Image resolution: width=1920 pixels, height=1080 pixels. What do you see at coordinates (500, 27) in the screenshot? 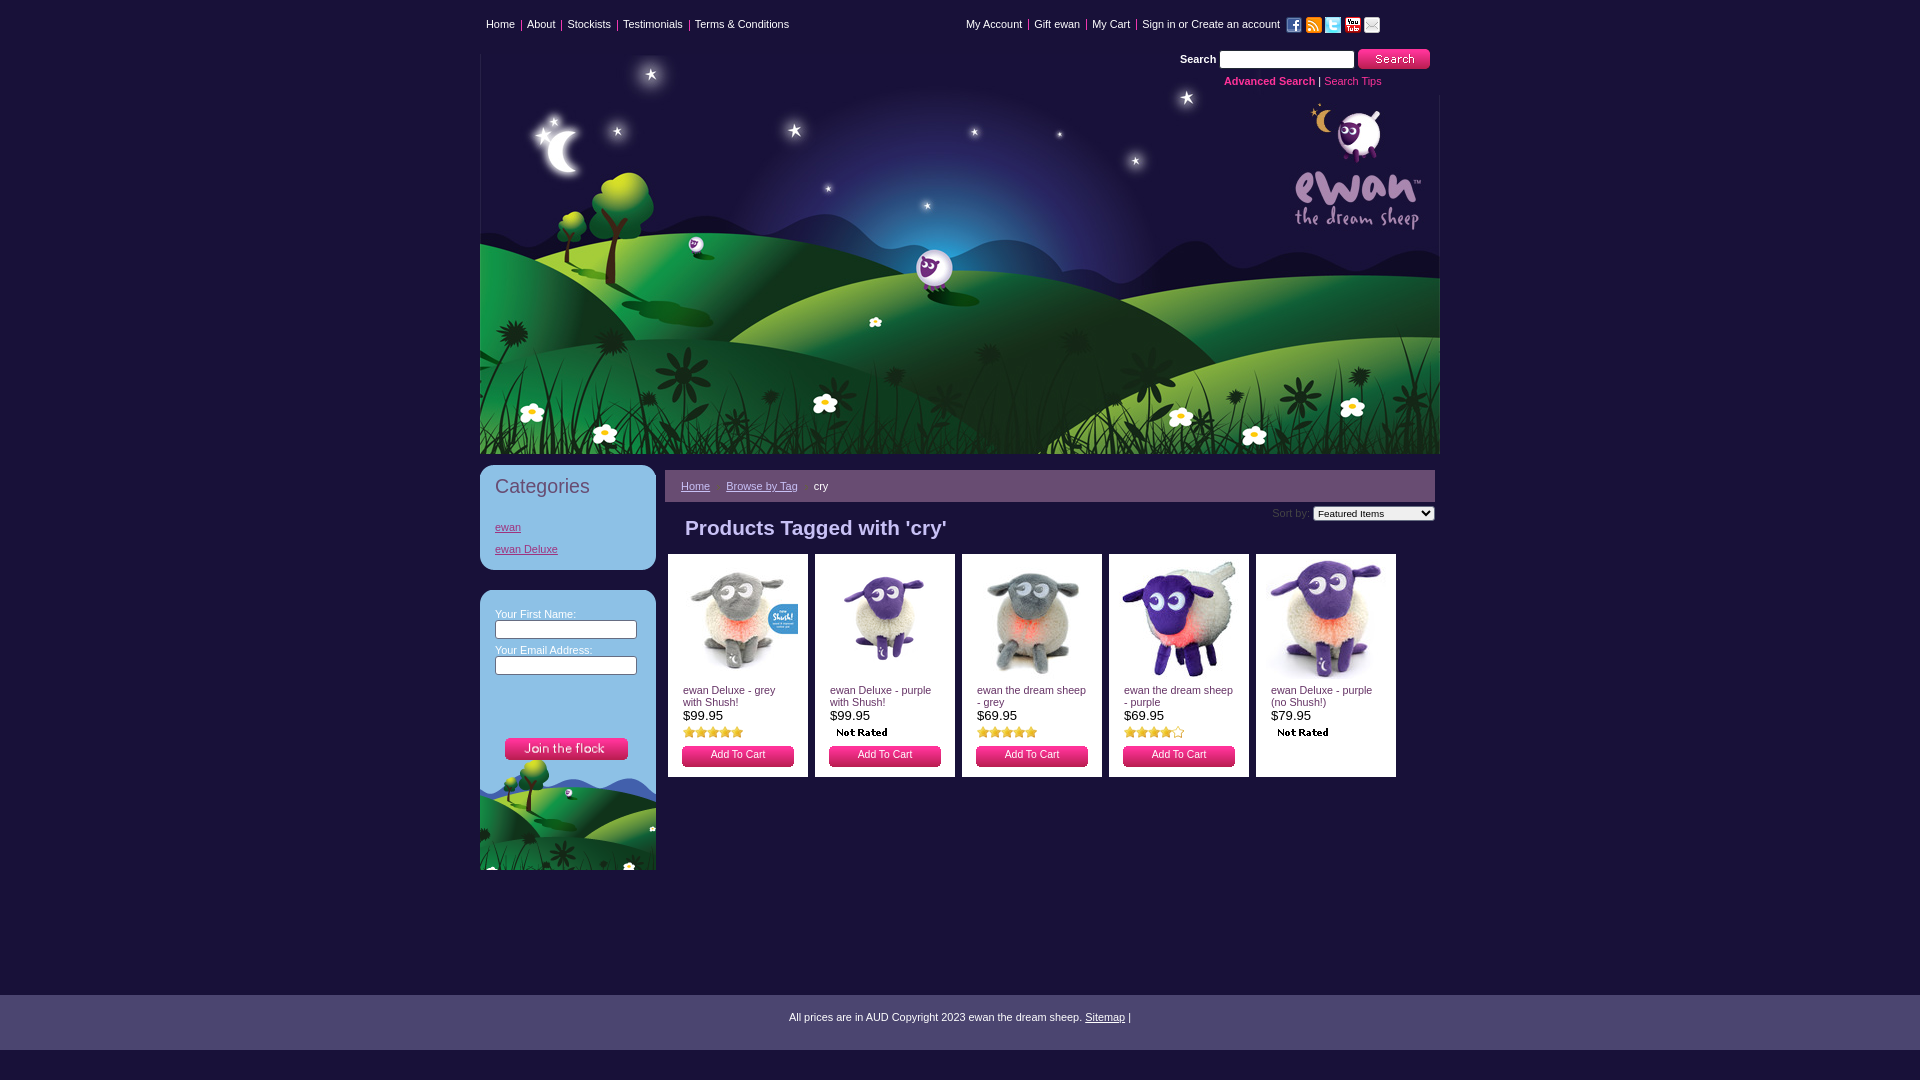
I see `'Home'` at bounding box center [500, 27].